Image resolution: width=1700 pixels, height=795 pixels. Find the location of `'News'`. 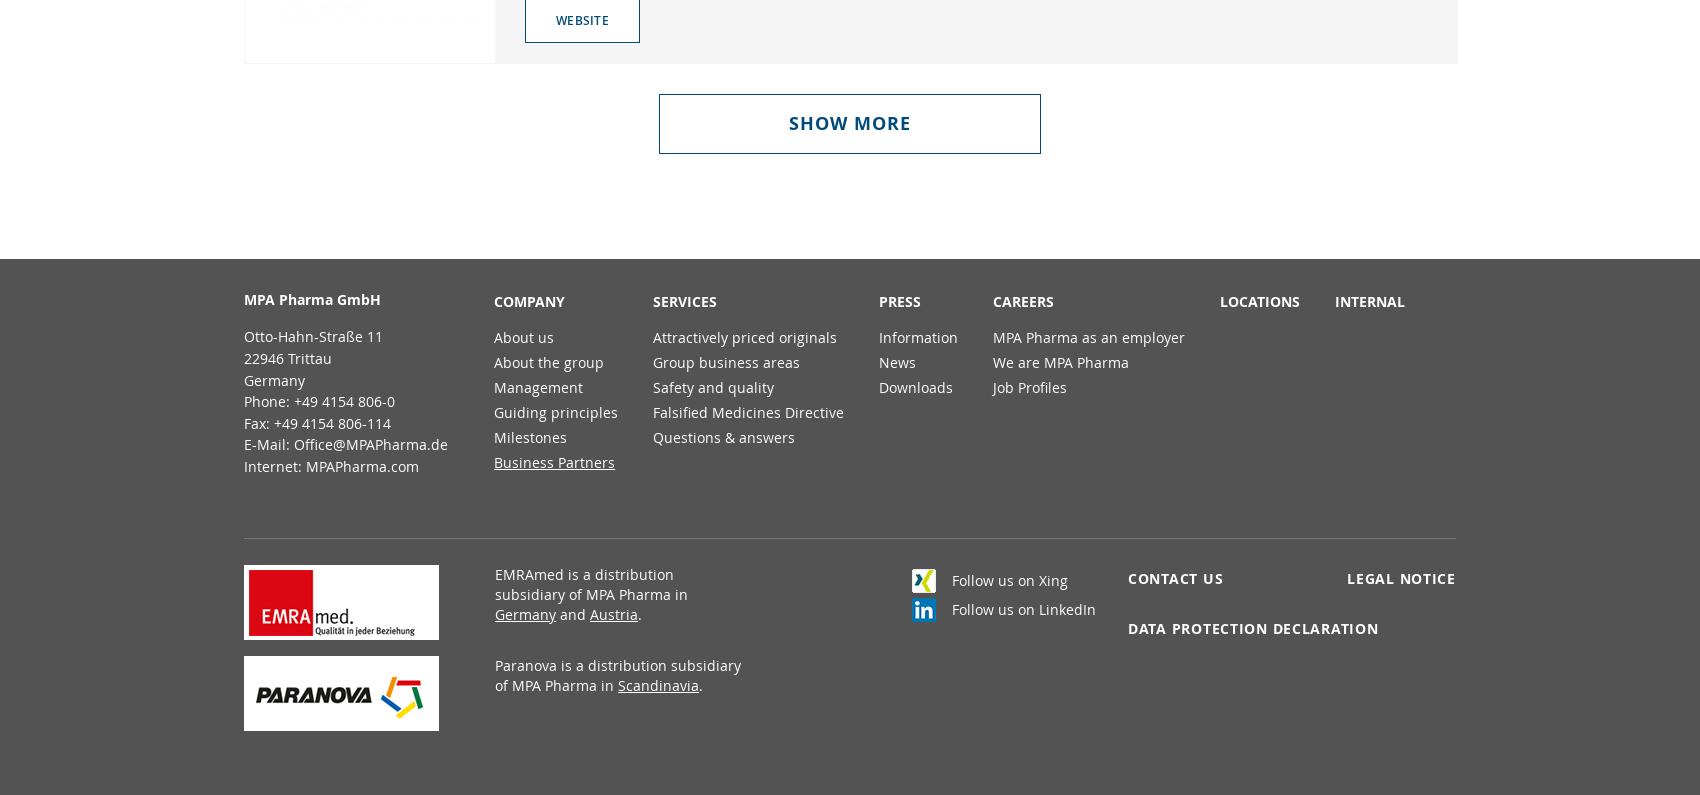

'News' is located at coordinates (897, 361).